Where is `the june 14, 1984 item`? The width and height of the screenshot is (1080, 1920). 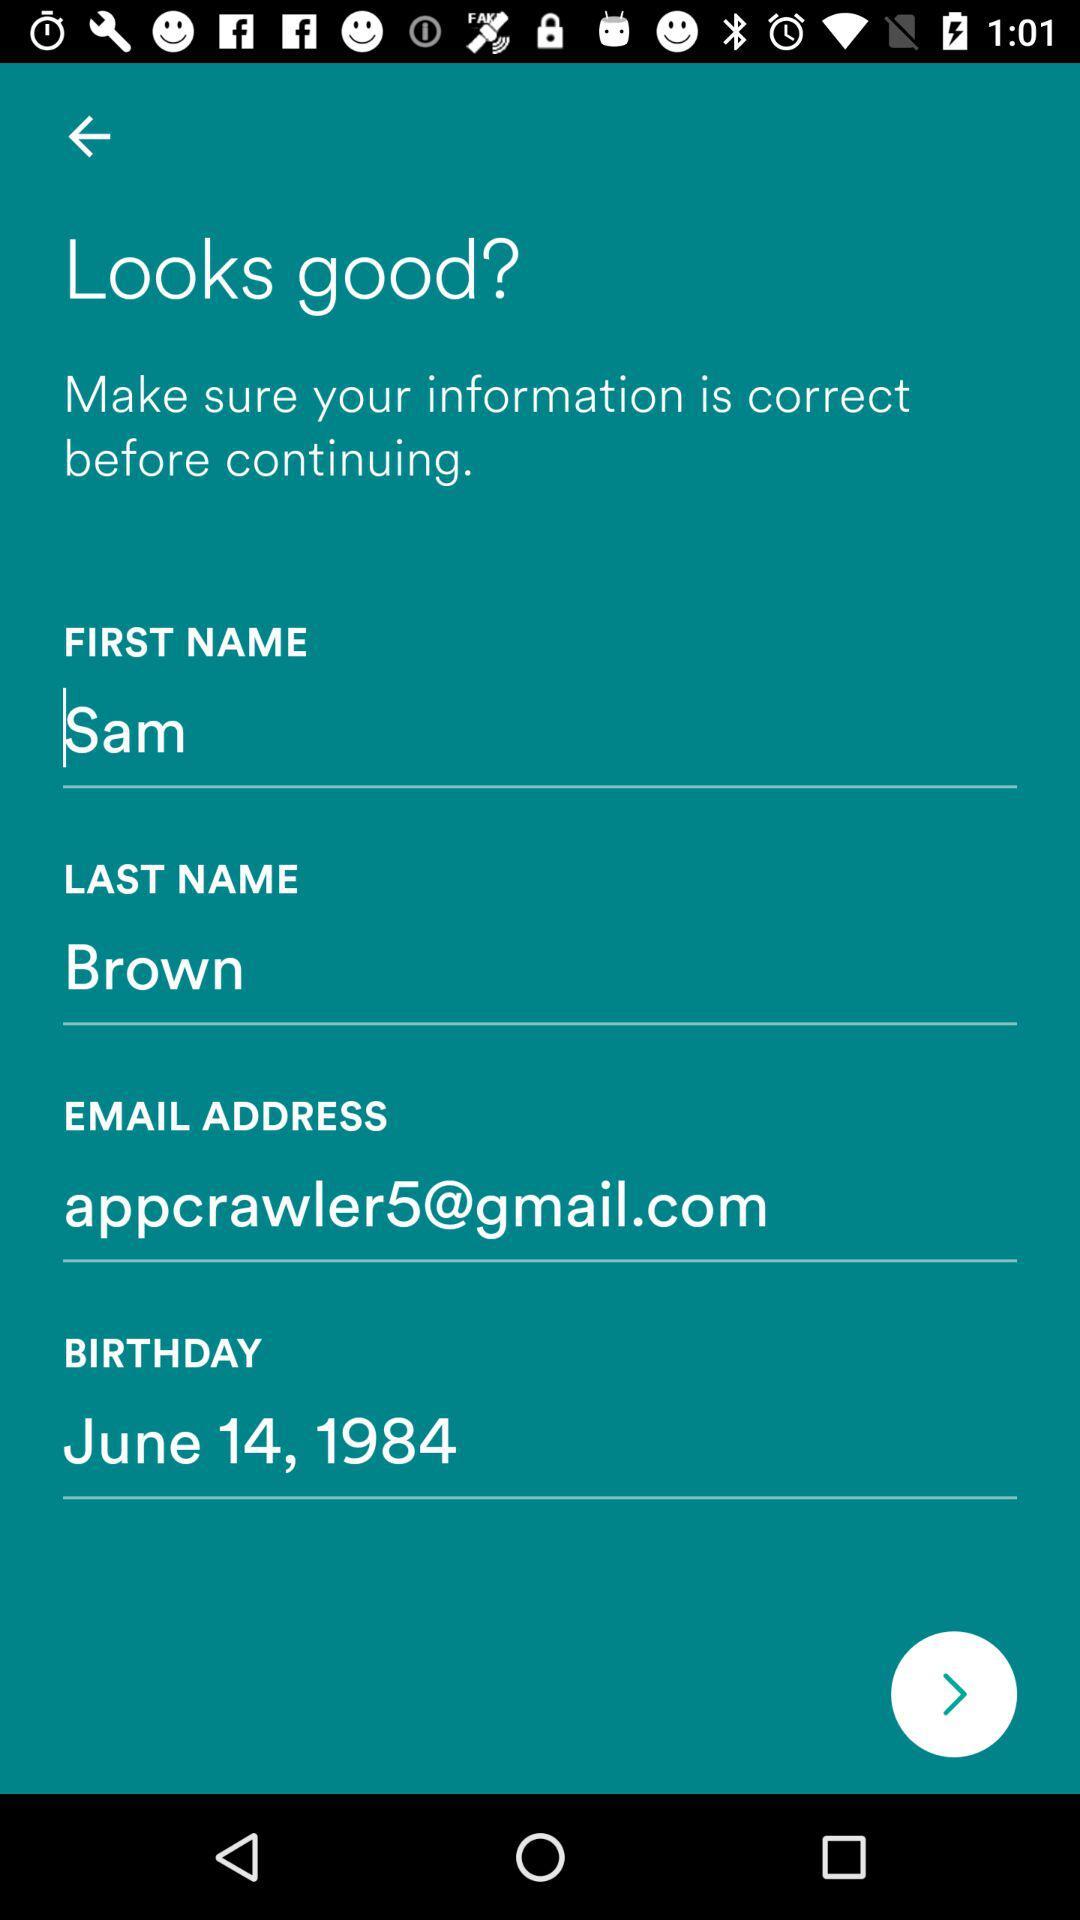
the june 14, 1984 item is located at coordinates (540, 1437).